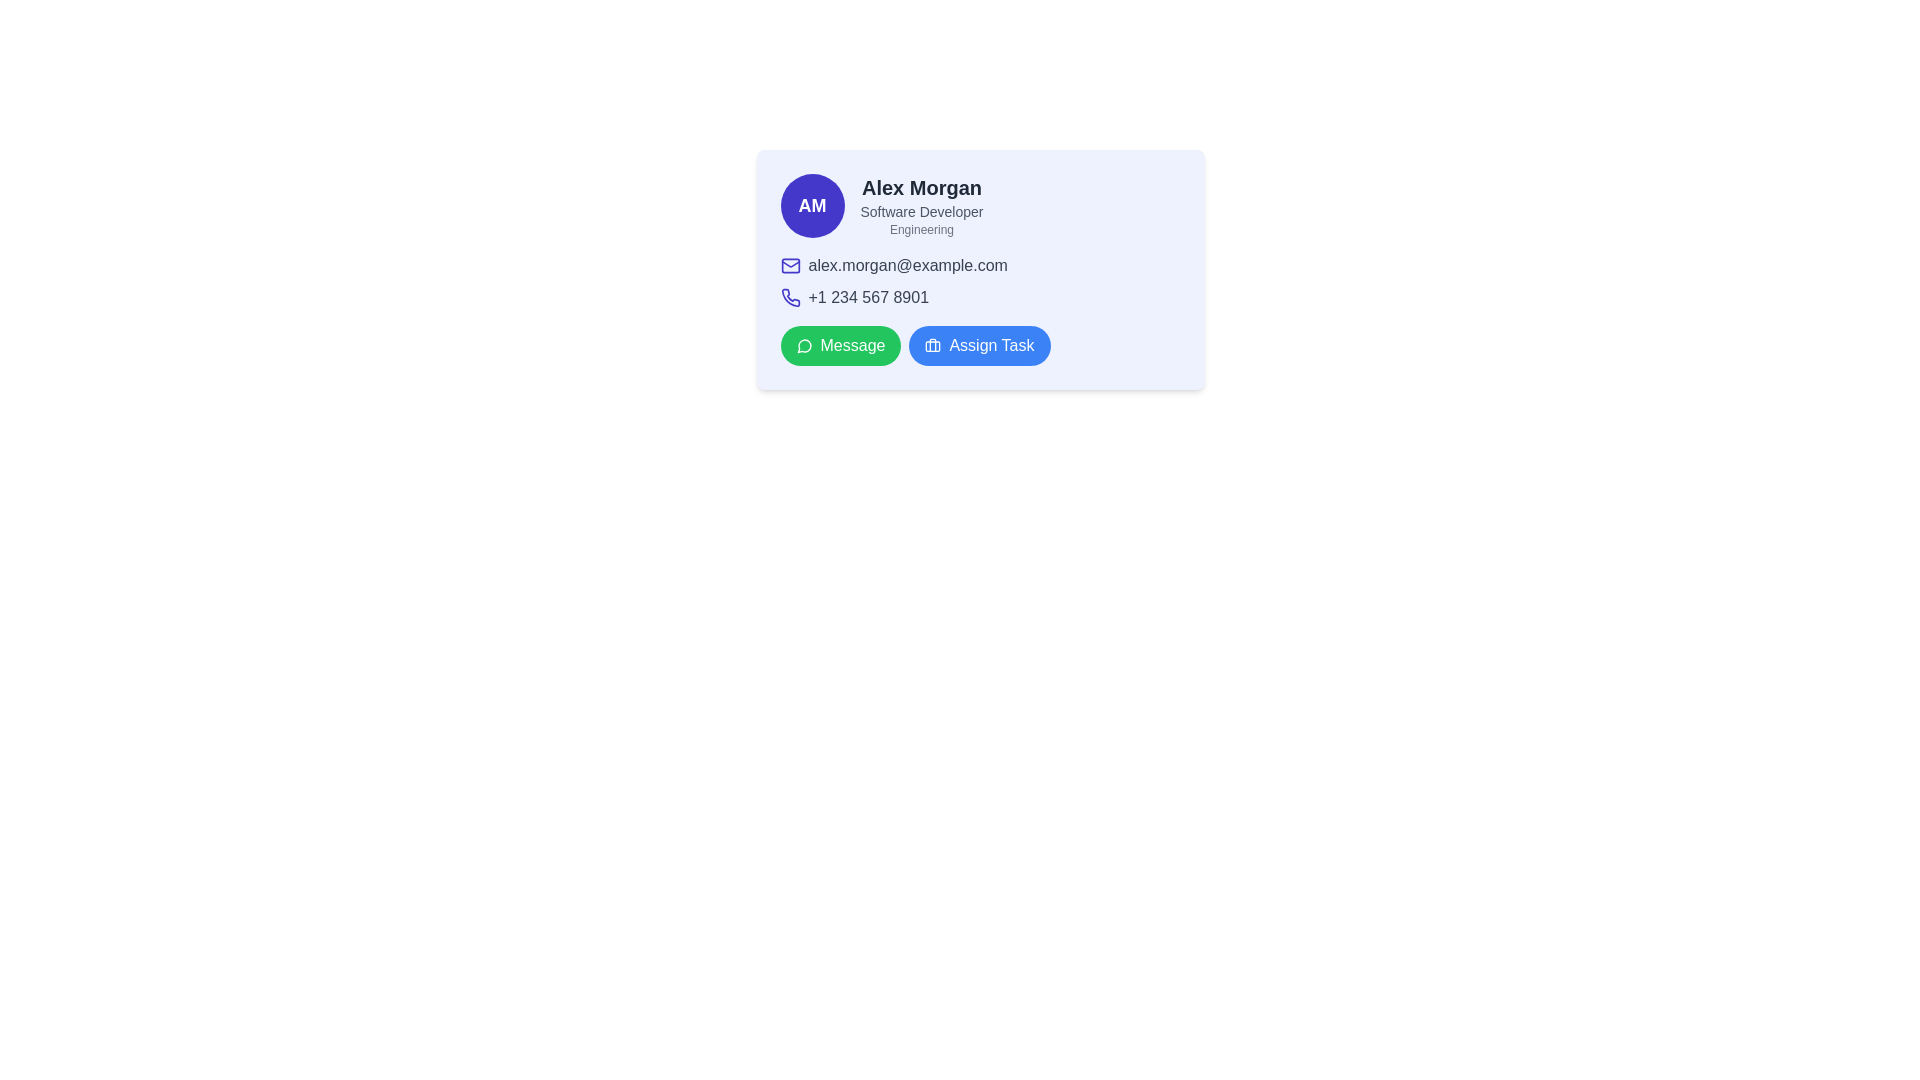 This screenshot has width=1920, height=1080. I want to click on the text display element showing the email address 'alex.morgan@example.com', which is located under the user's name and role description header, so click(980, 265).